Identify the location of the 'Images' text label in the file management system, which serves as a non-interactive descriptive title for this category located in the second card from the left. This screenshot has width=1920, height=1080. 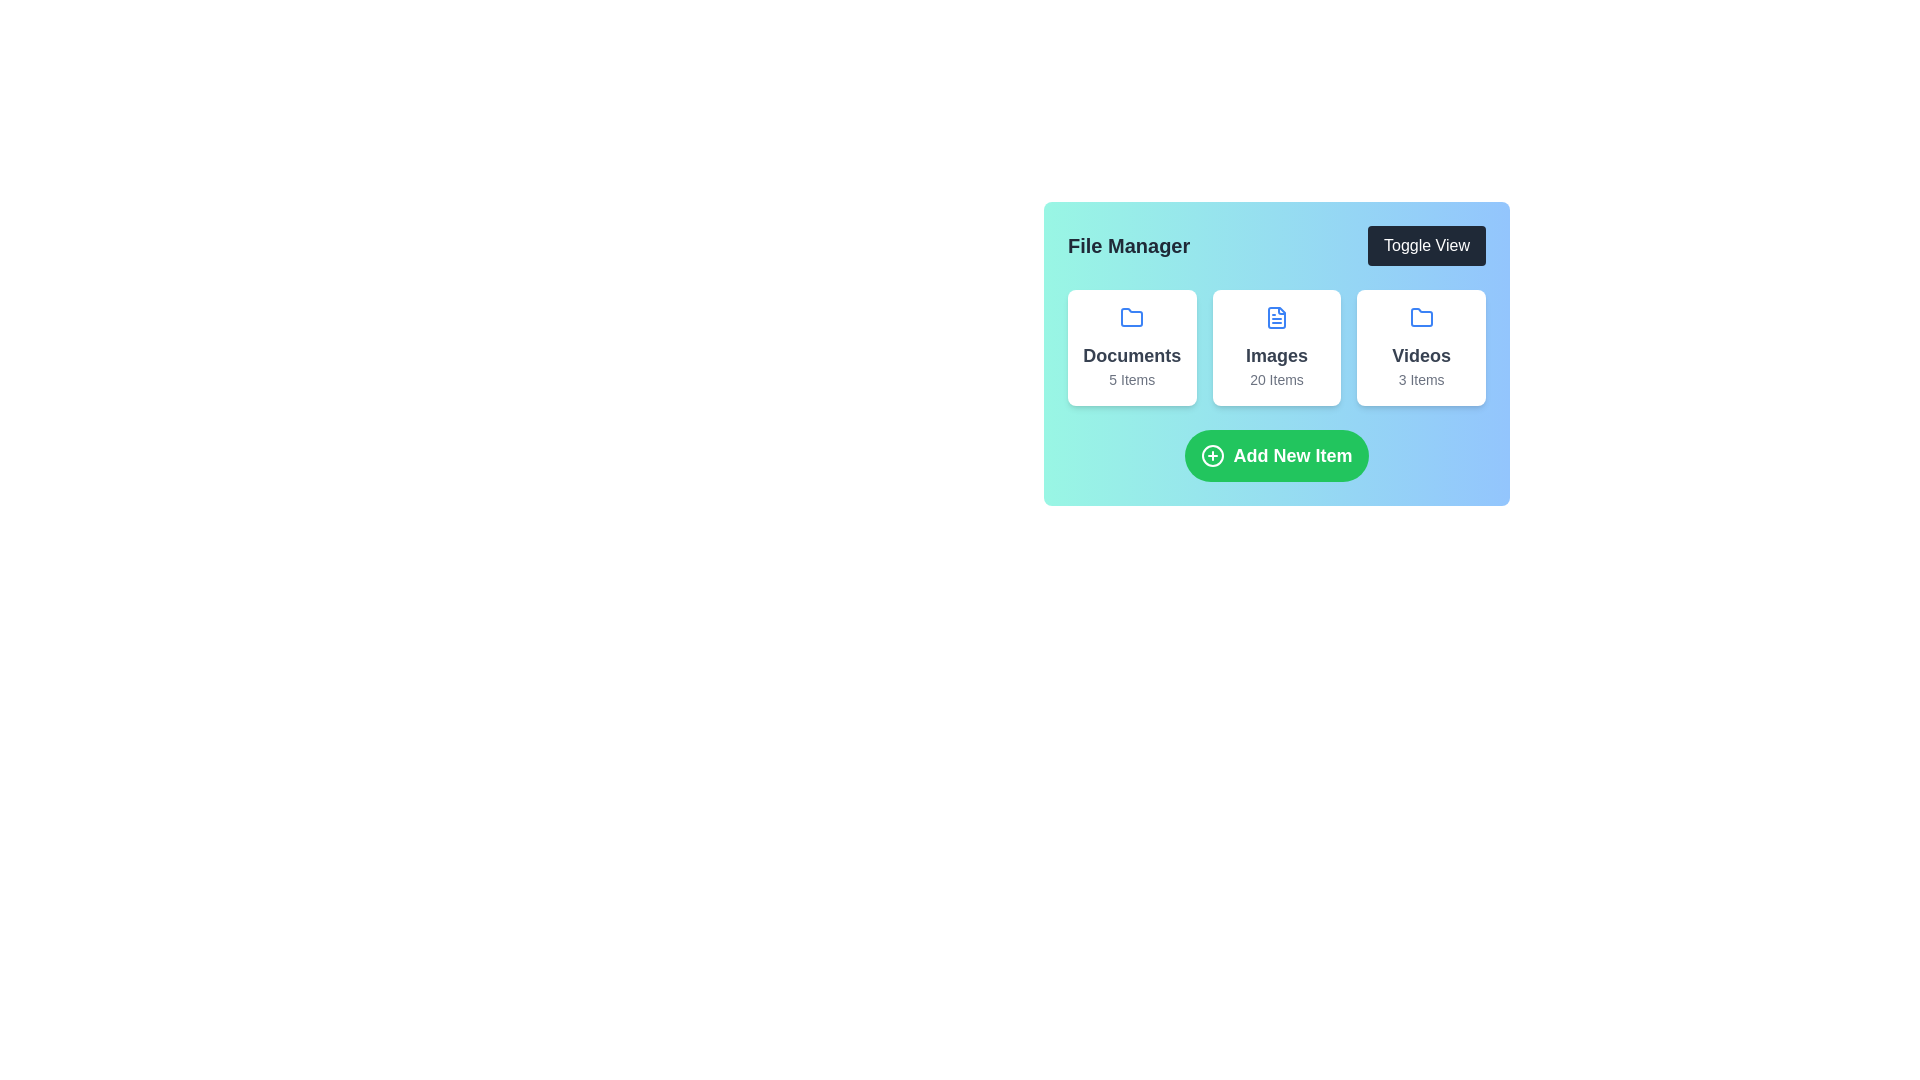
(1275, 354).